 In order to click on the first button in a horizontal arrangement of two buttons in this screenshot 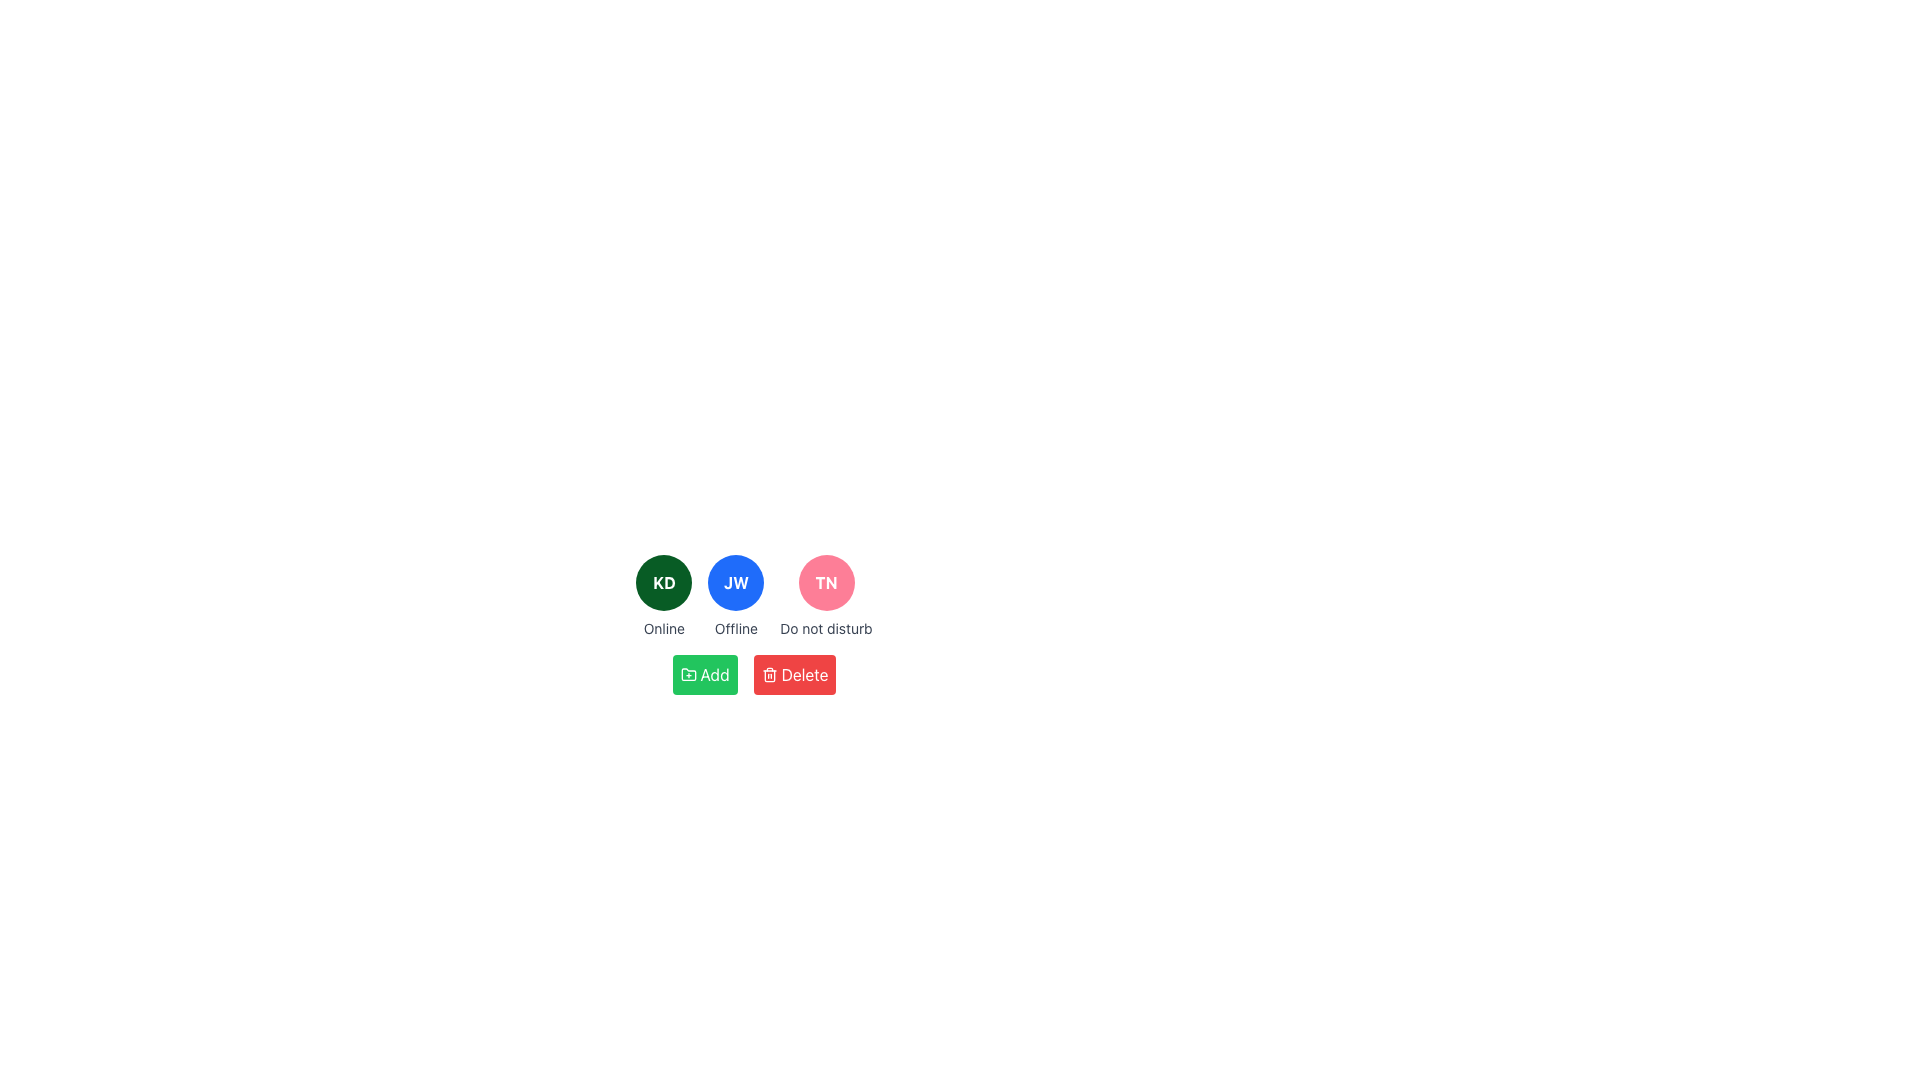, I will do `click(705, 675)`.